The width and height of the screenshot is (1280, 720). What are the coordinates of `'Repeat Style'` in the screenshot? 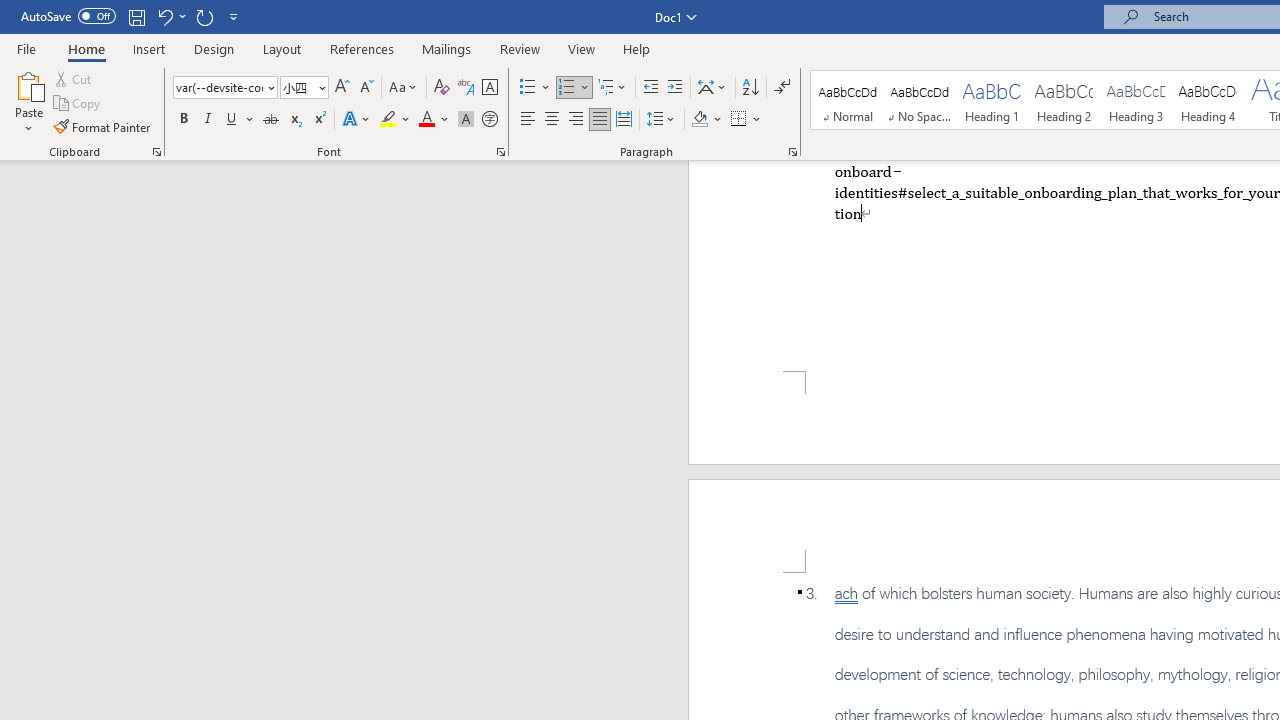 It's located at (204, 16).